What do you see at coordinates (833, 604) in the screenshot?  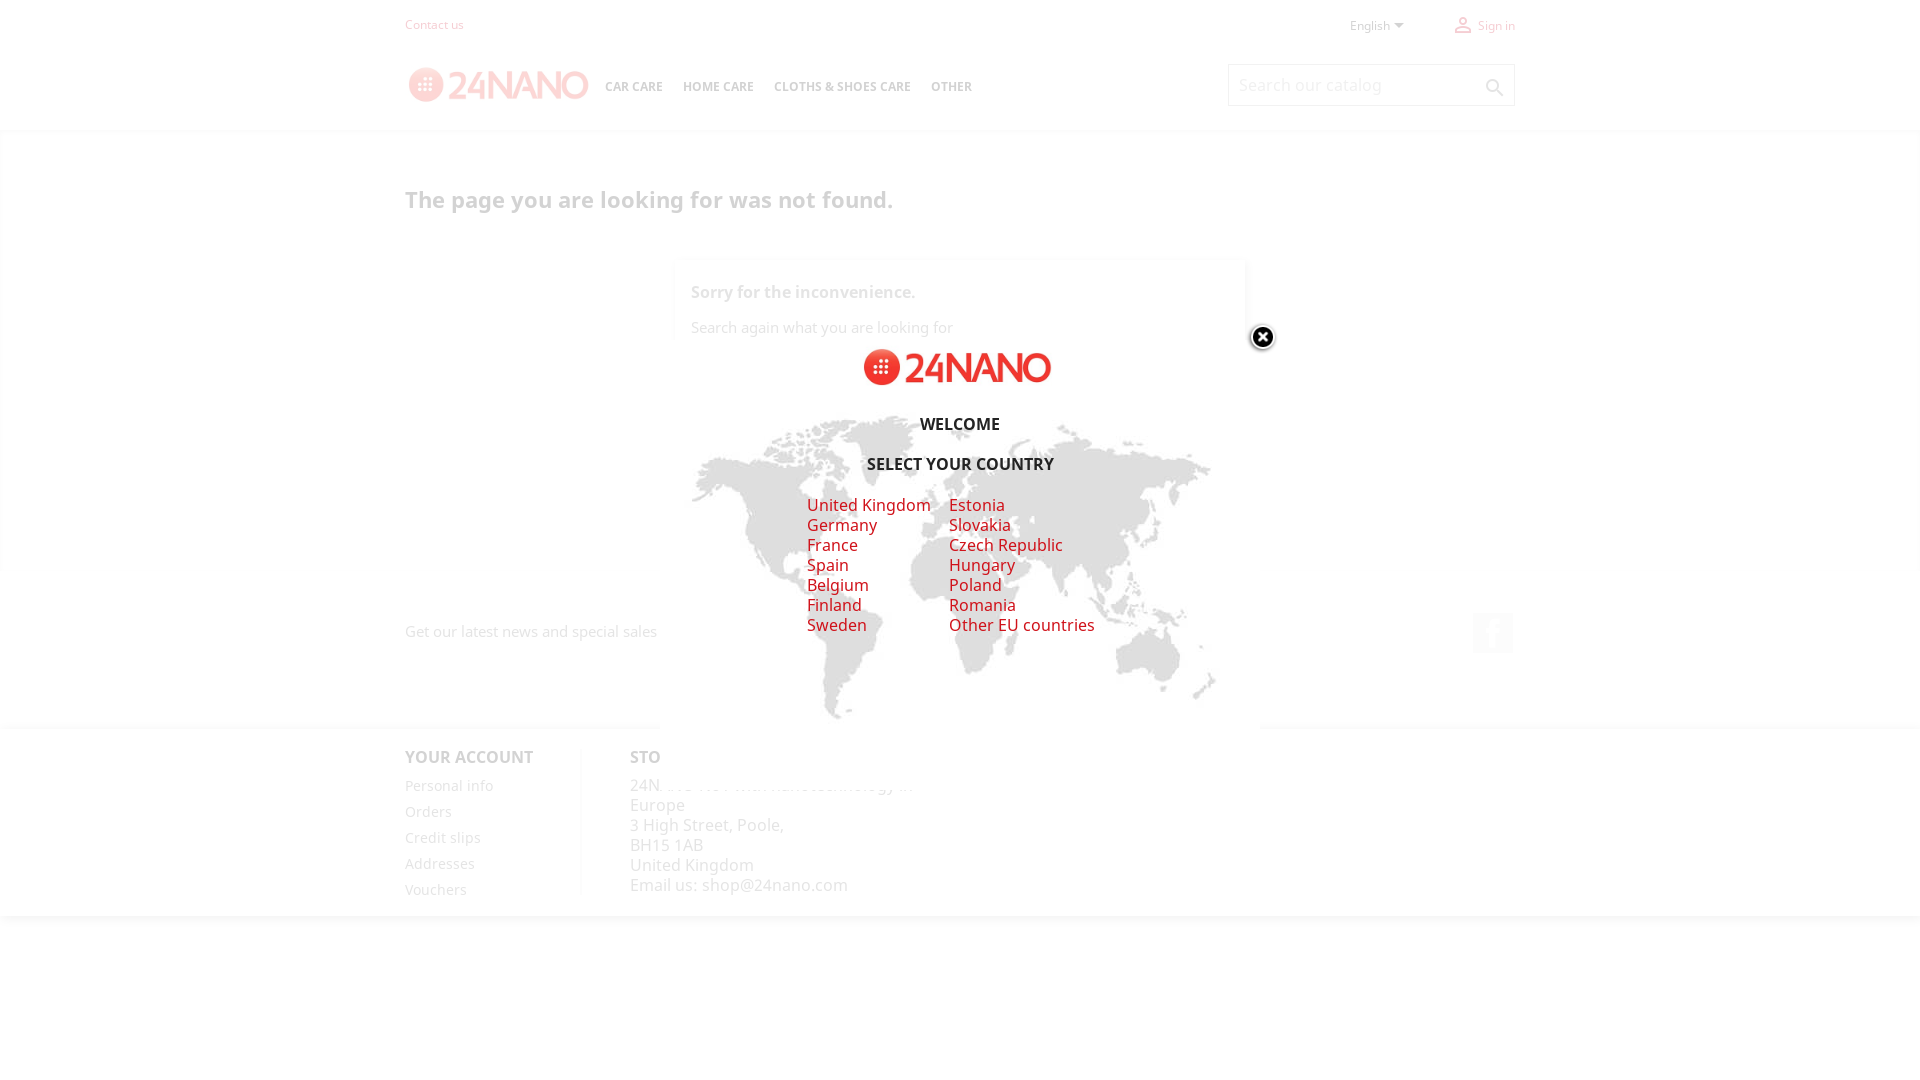 I see `'Finland'` at bounding box center [833, 604].